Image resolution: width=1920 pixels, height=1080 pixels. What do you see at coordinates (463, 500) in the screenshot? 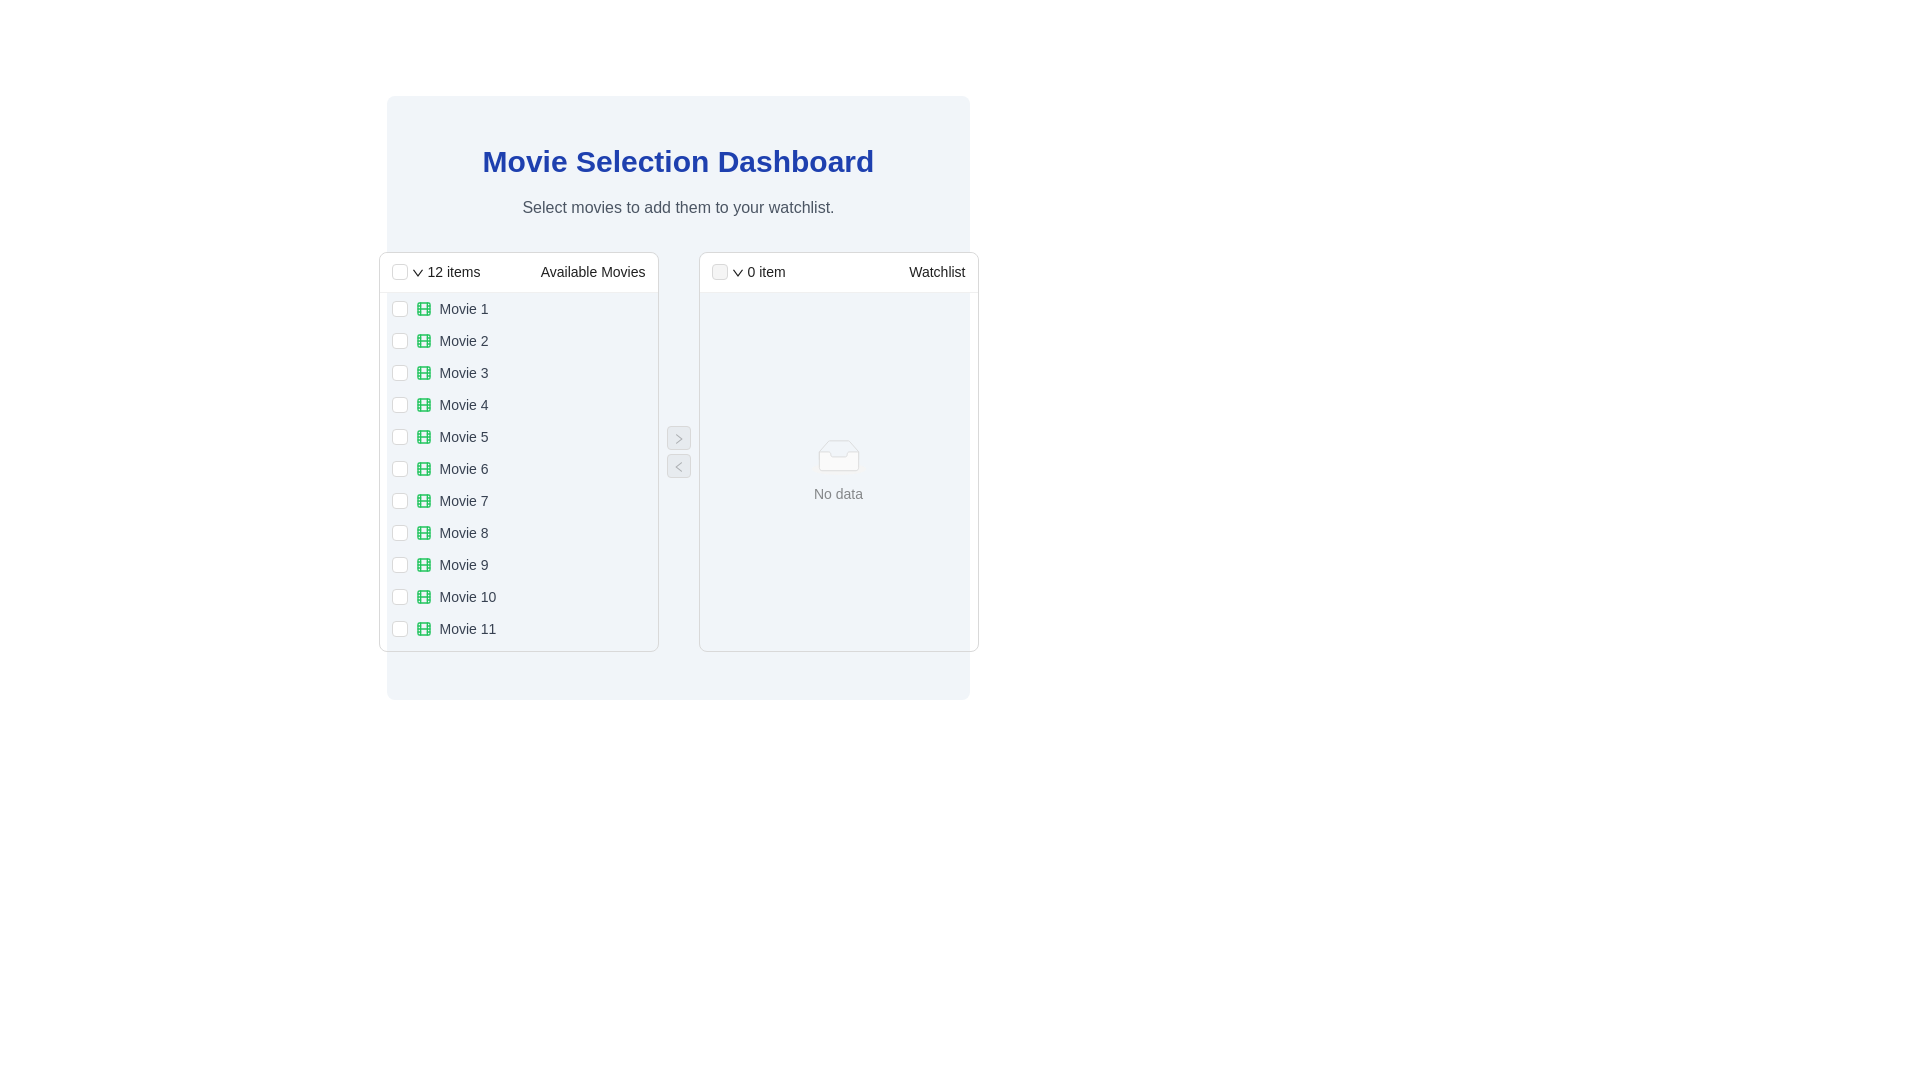
I see `the 'Movie 7' text label, which displays the title and is located in the center-left panel under 'Available Movies'` at bounding box center [463, 500].